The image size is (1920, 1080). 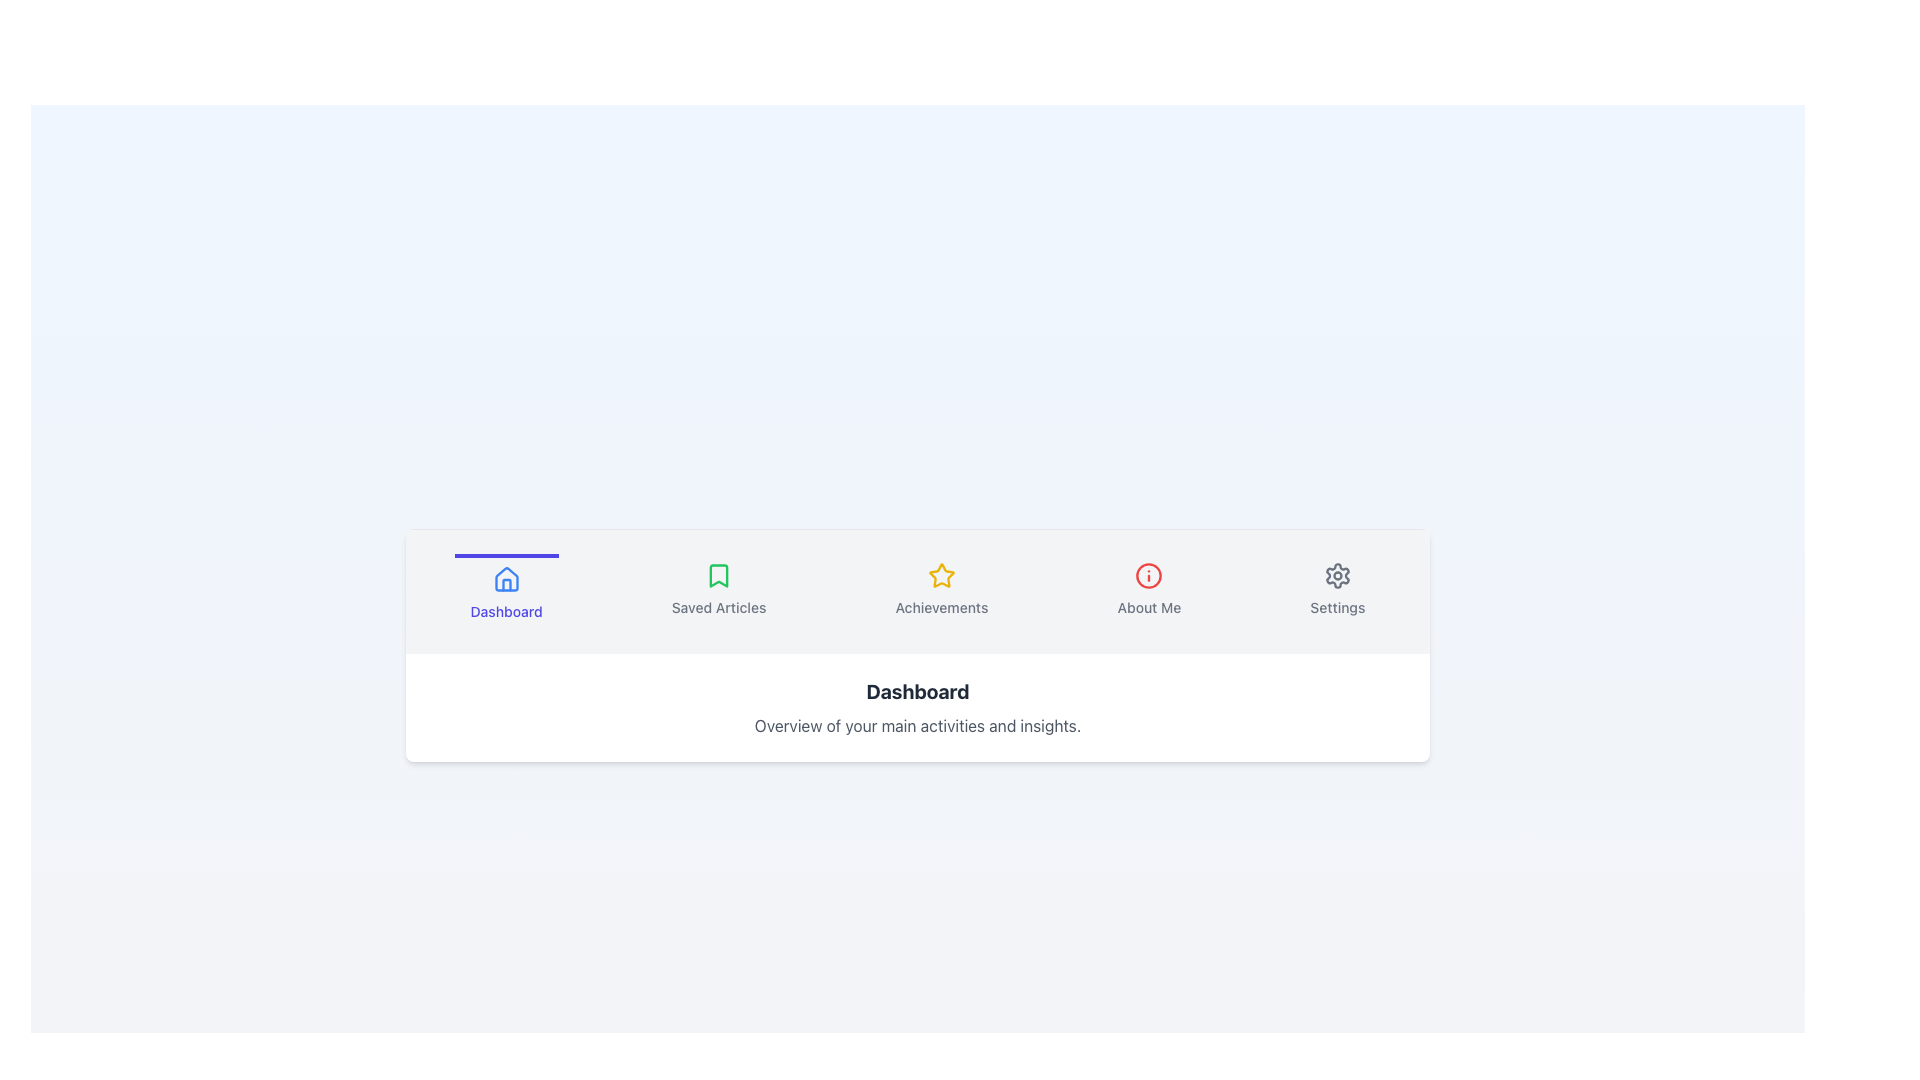 I want to click on the yellow star icon associated with the 'Achievements' label located in the navigation bar, third from the left among icons, so click(x=940, y=574).